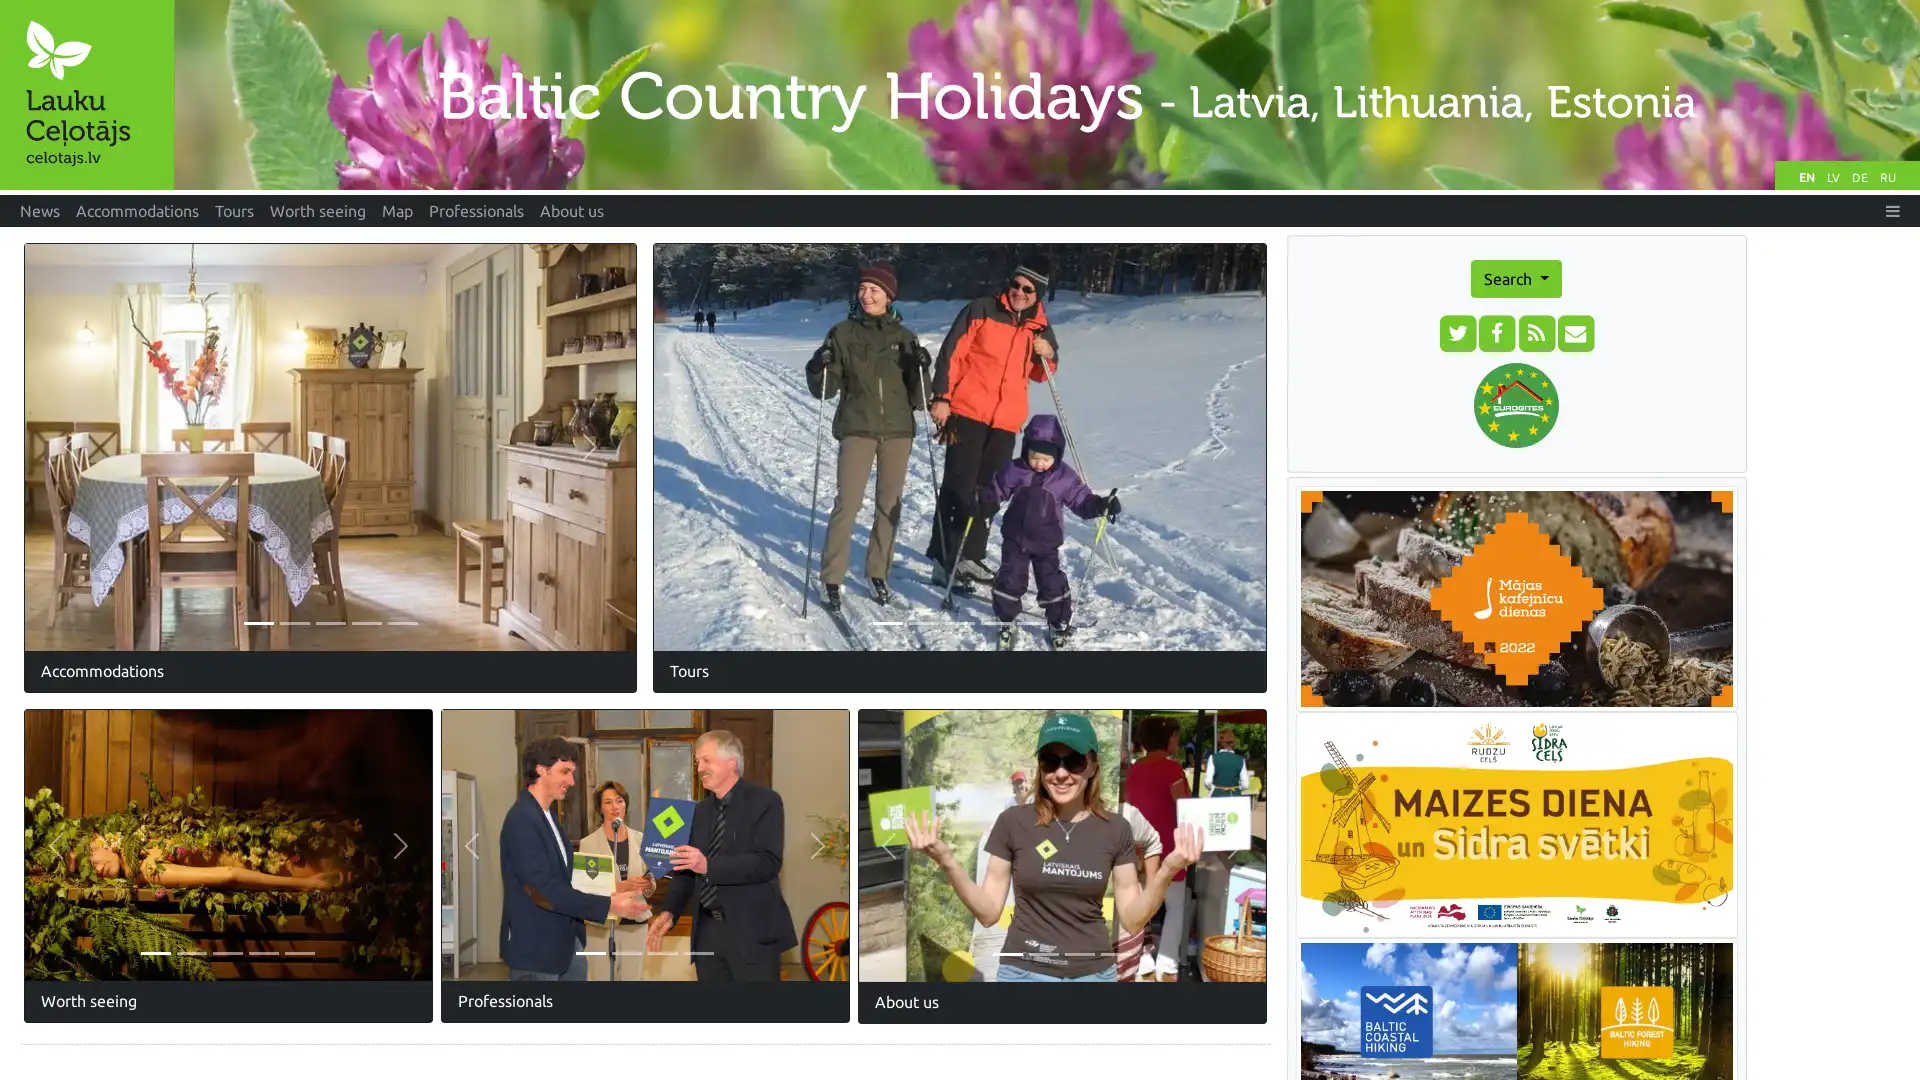 The height and width of the screenshot is (1080, 1920). I want to click on Next, so click(1218, 446).